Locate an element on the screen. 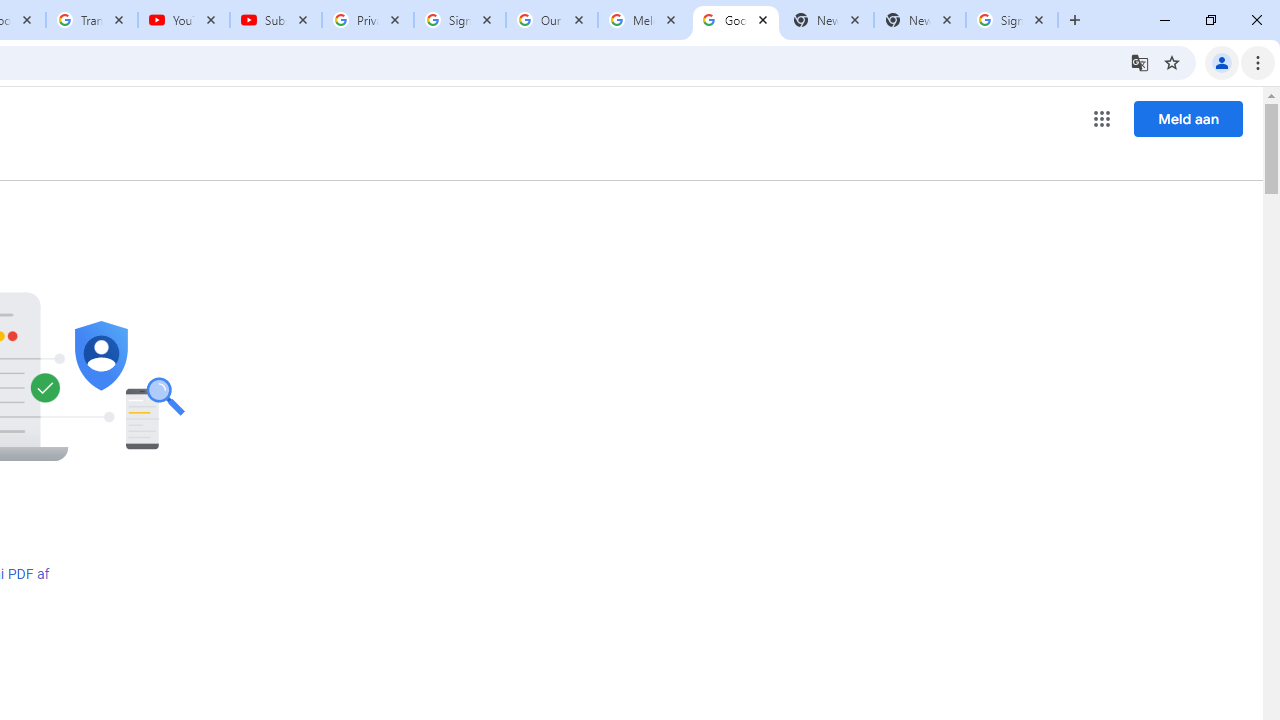 This screenshot has height=720, width=1280. 'Meld aan' is located at coordinates (1188, 118).